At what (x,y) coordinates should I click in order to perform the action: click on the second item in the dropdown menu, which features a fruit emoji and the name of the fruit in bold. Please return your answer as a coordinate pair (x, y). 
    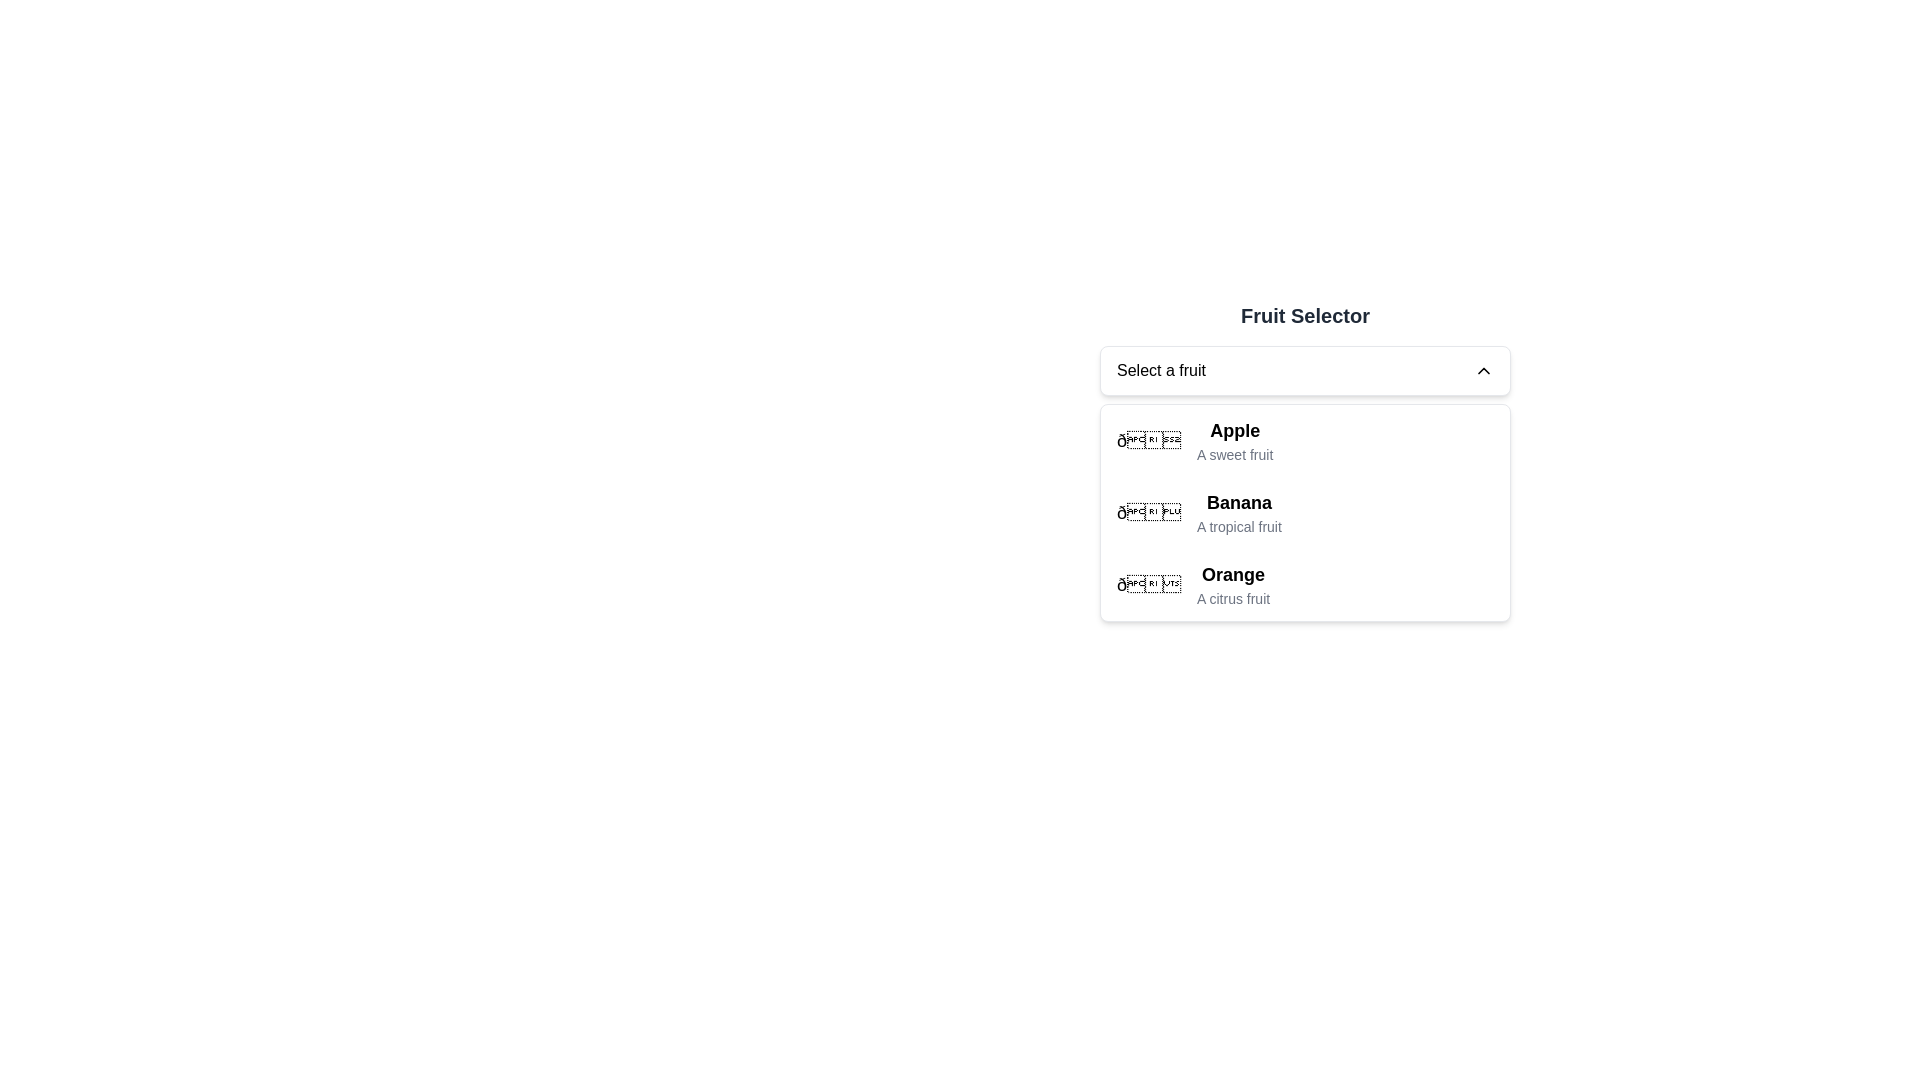
    Looking at the image, I should click on (1305, 512).